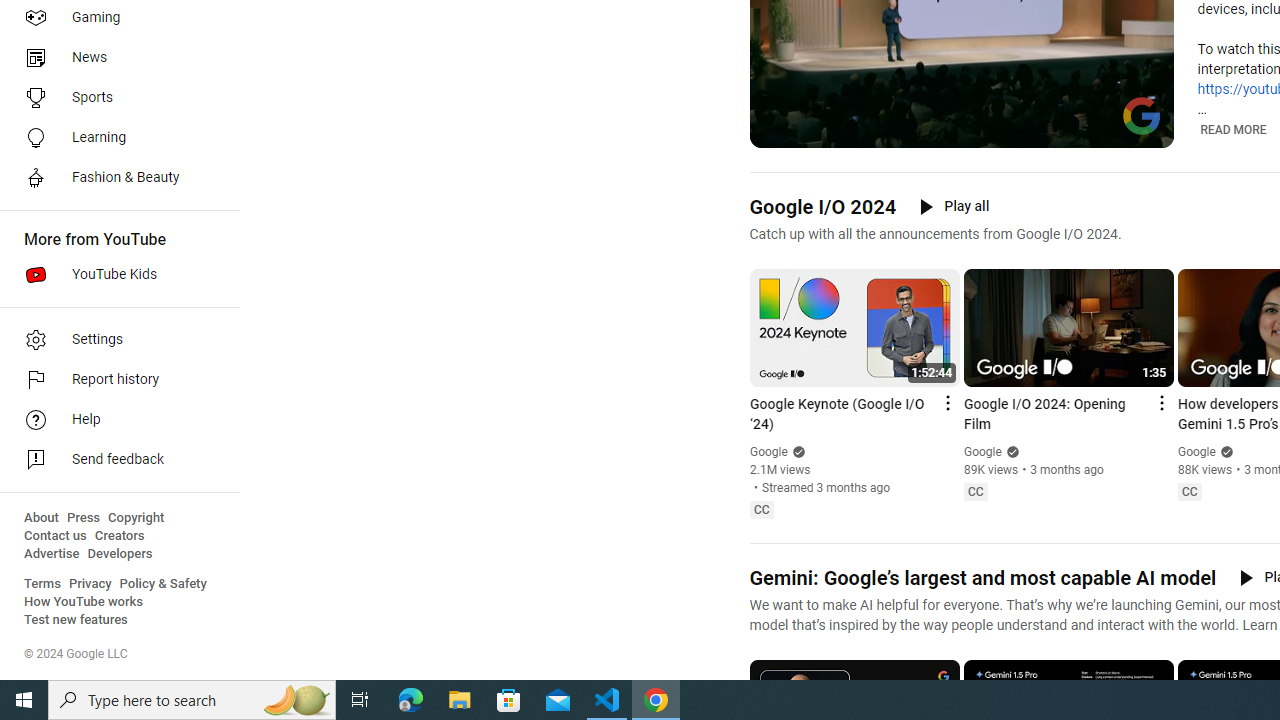 The image size is (1280, 720). Describe the element at coordinates (192, 698) in the screenshot. I see `'Type here to search'` at that location.